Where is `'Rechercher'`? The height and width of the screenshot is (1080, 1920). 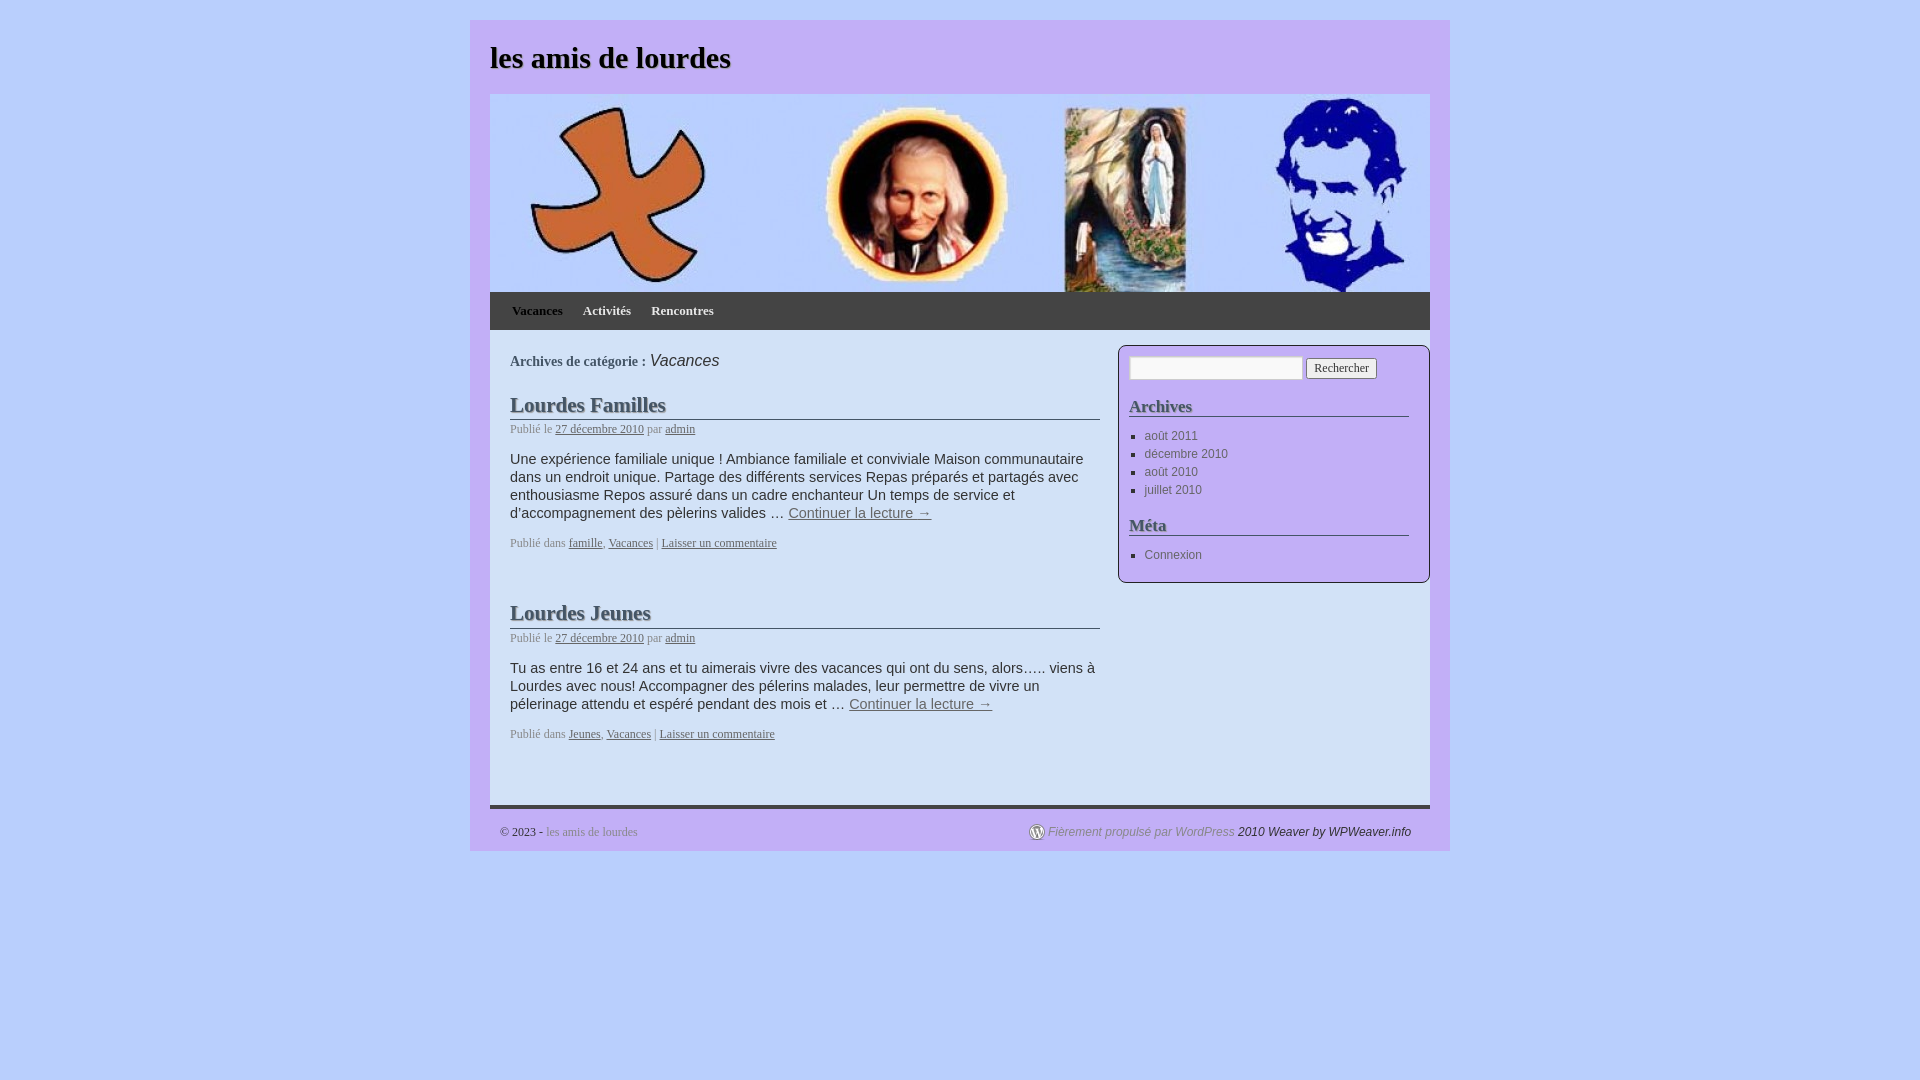 'Rechercher' is located at coordinates (1341, 368).